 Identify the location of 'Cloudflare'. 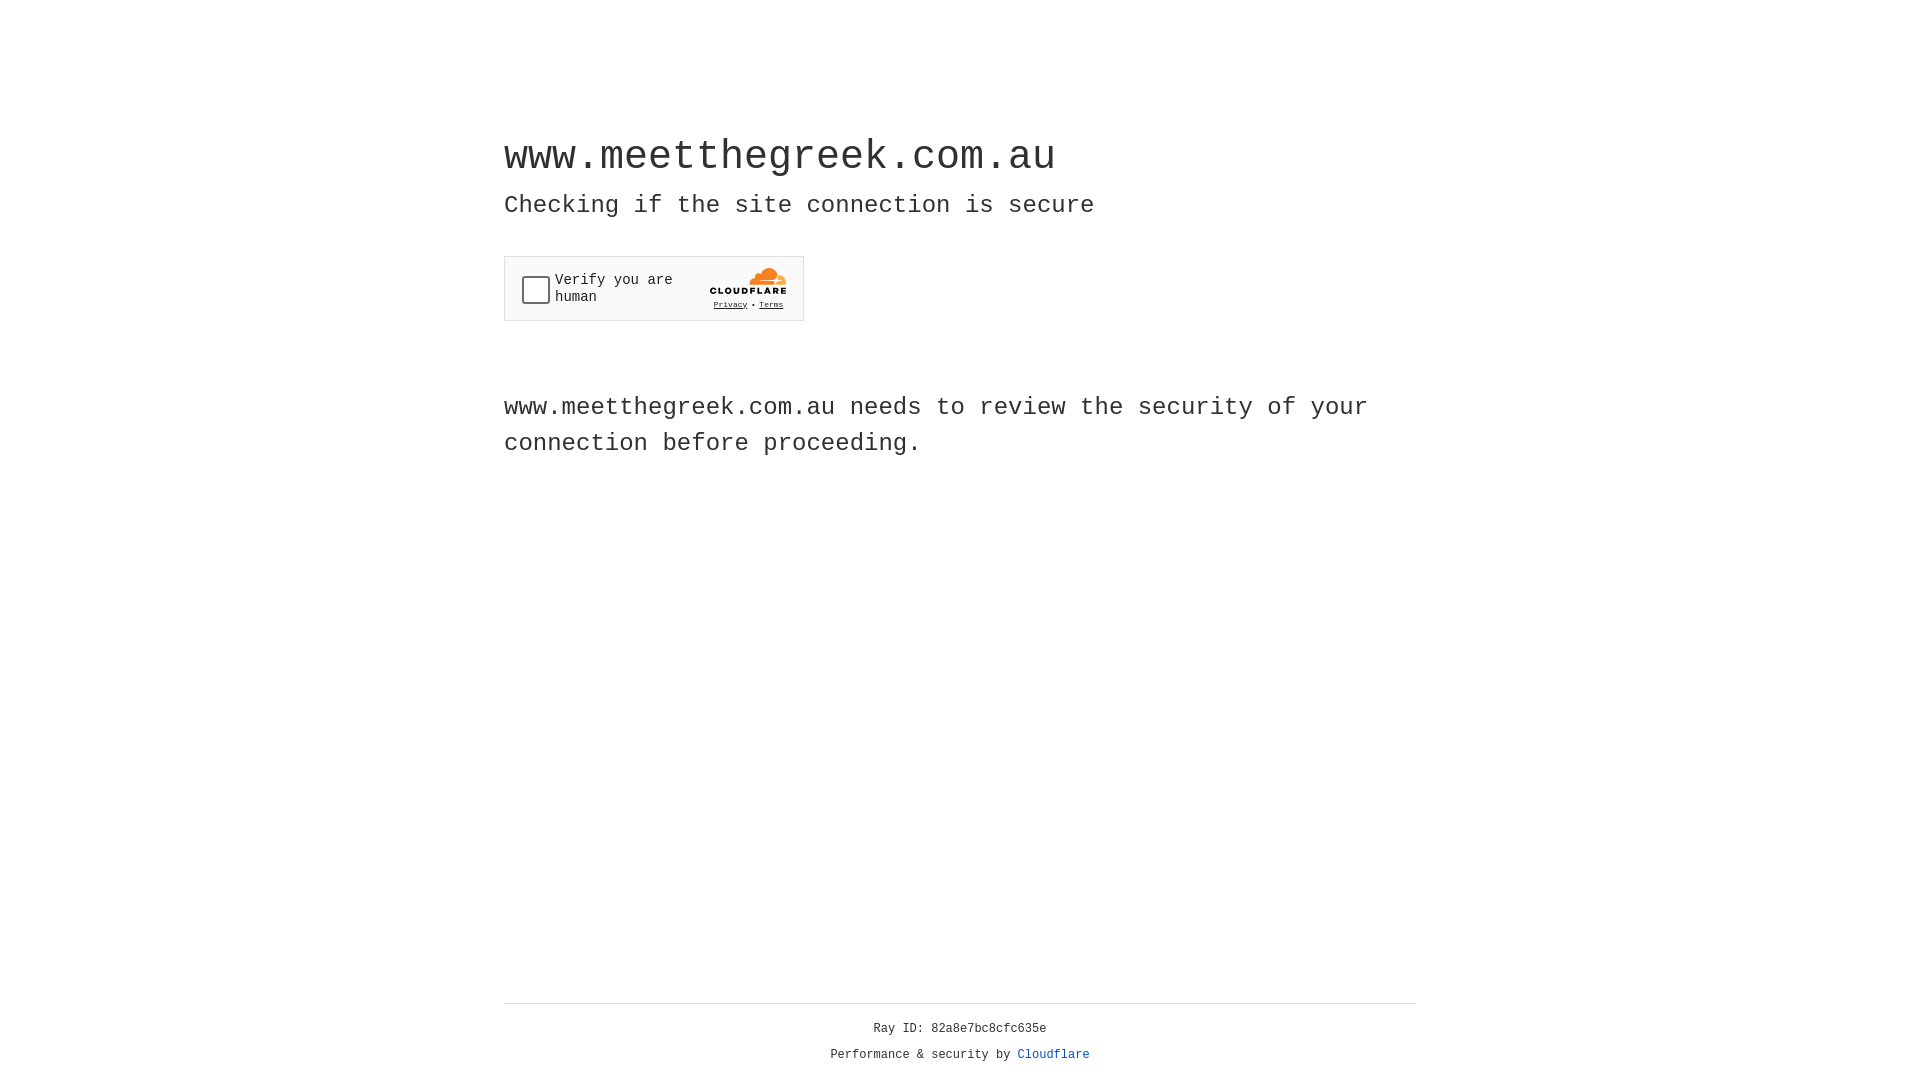
(1053, 1054).